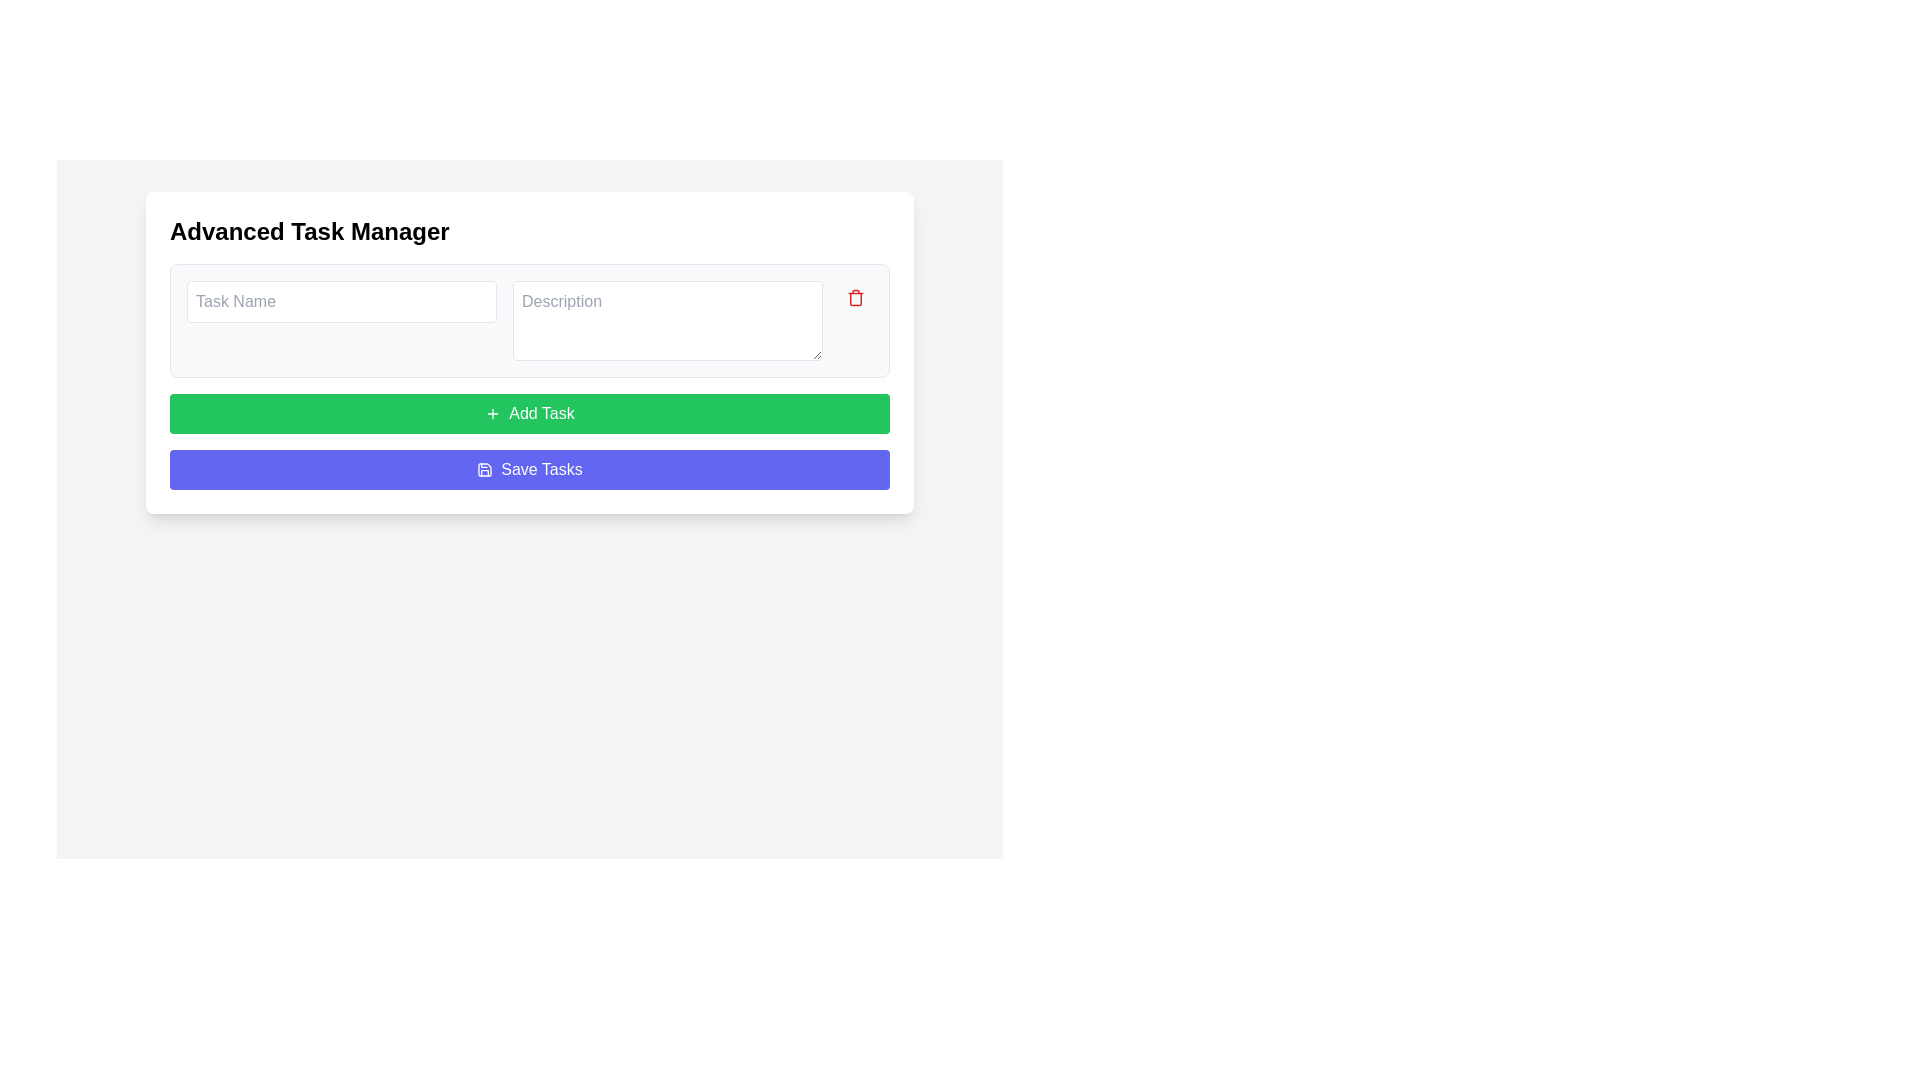 Image resolution: width=1920 pixels, height=1080 pixels. Describe the element at coordinates (855, 297) in the screenshot. I see `the red trash can icon within the button located at the top right of the task management section` at that location.